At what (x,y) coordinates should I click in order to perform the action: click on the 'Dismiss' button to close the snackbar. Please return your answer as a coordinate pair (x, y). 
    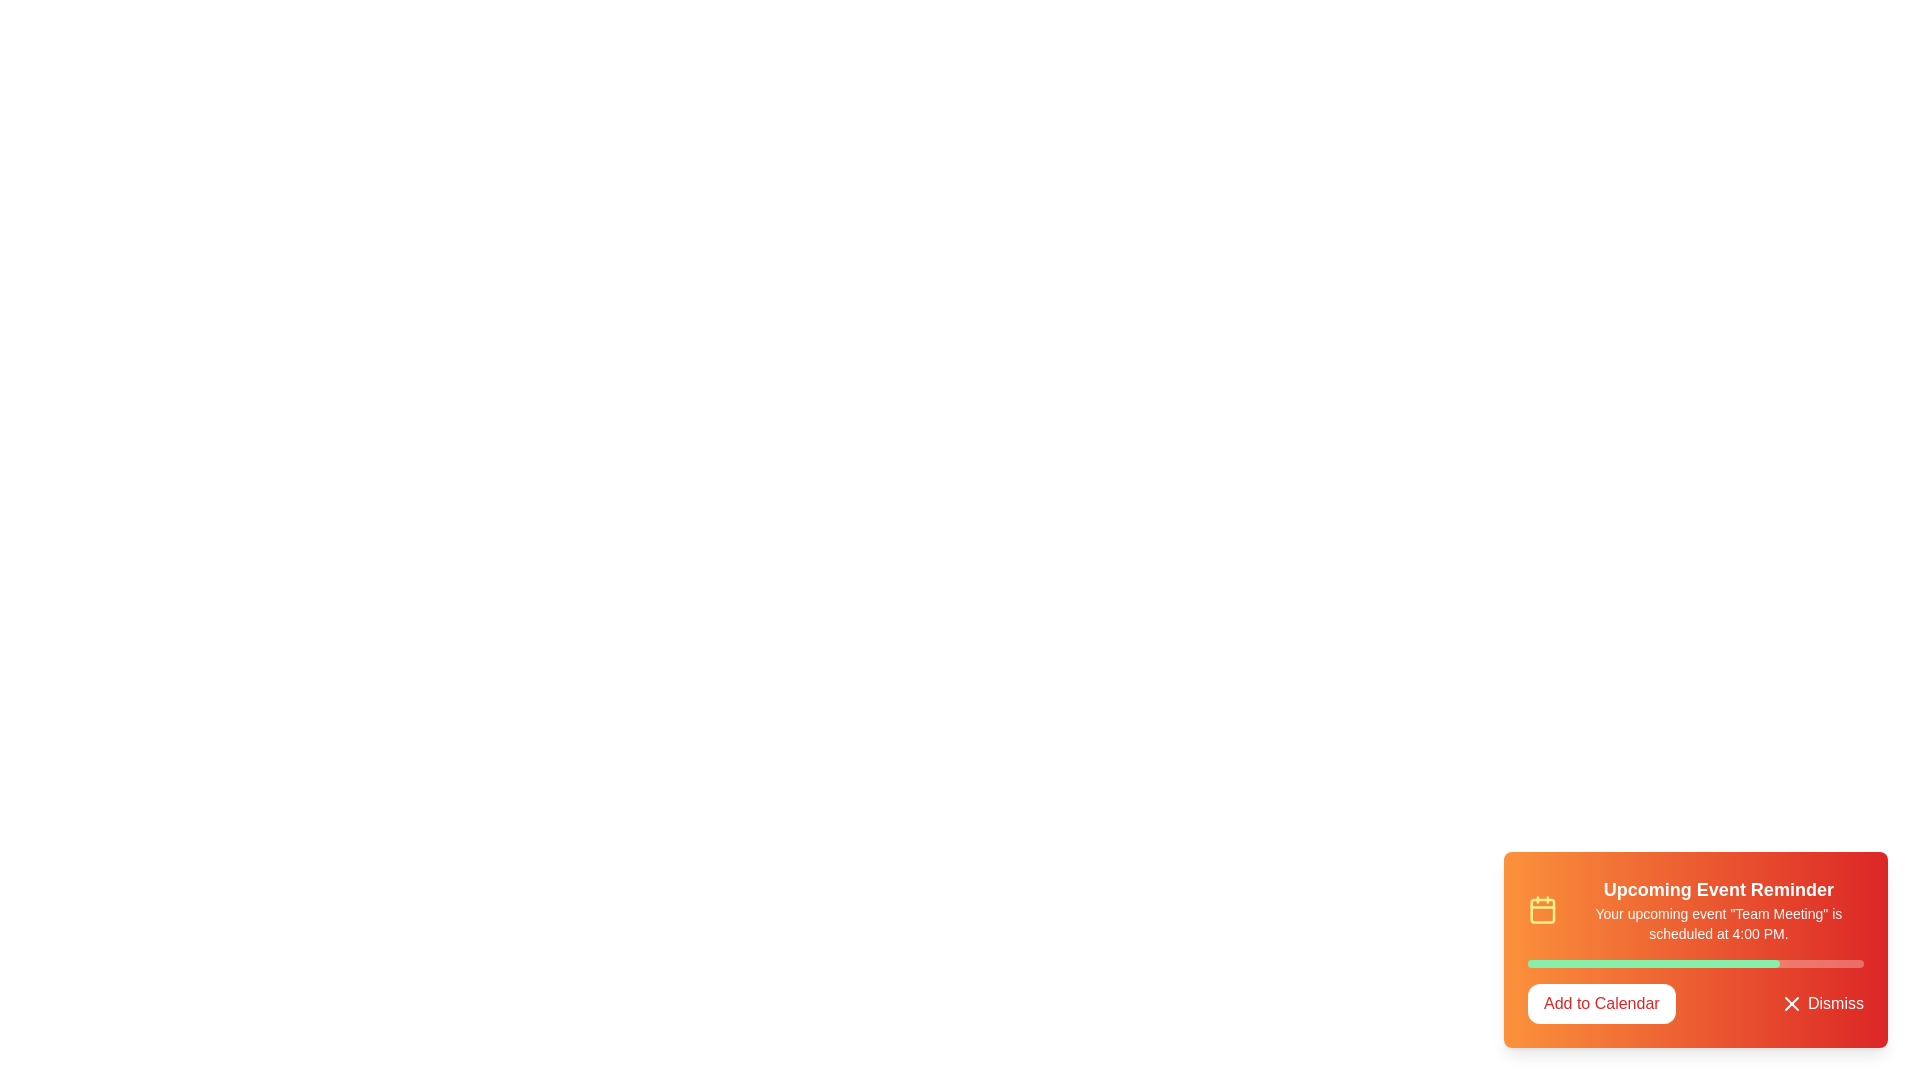
    Looking at the image, I should click on (1822, 1003).